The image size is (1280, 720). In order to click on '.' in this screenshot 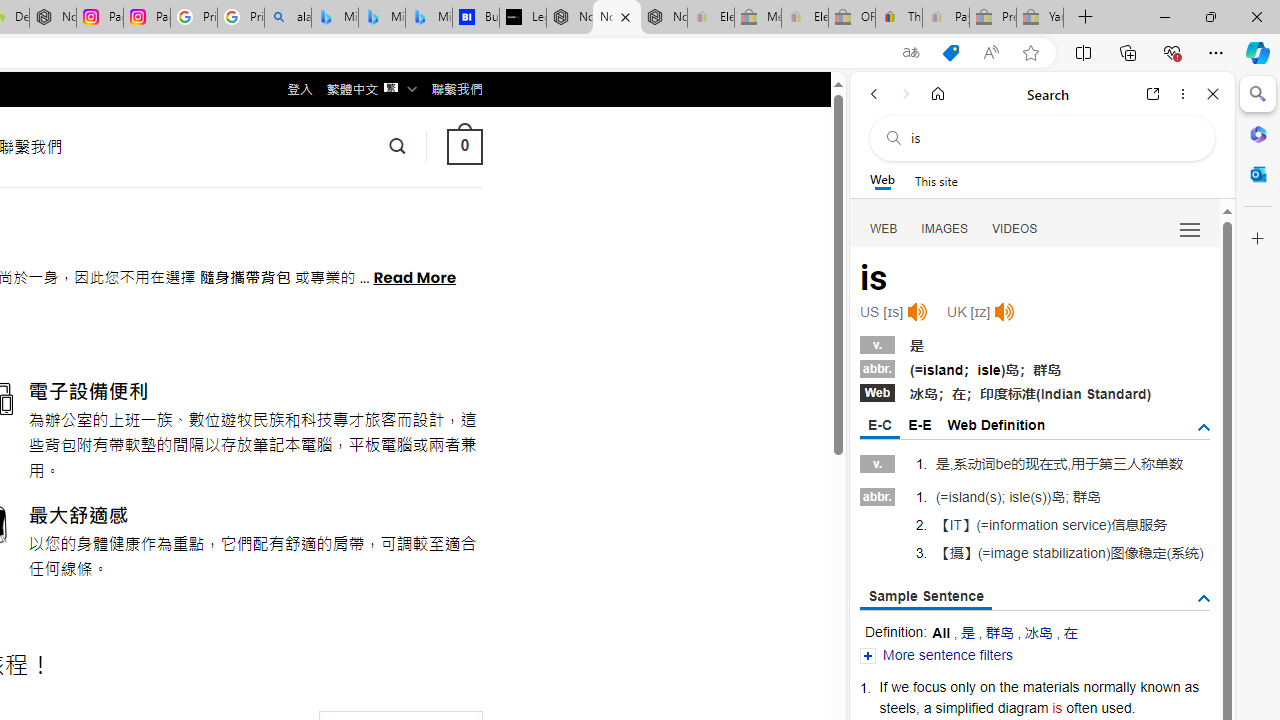, I will do `click(1134, 706)`.